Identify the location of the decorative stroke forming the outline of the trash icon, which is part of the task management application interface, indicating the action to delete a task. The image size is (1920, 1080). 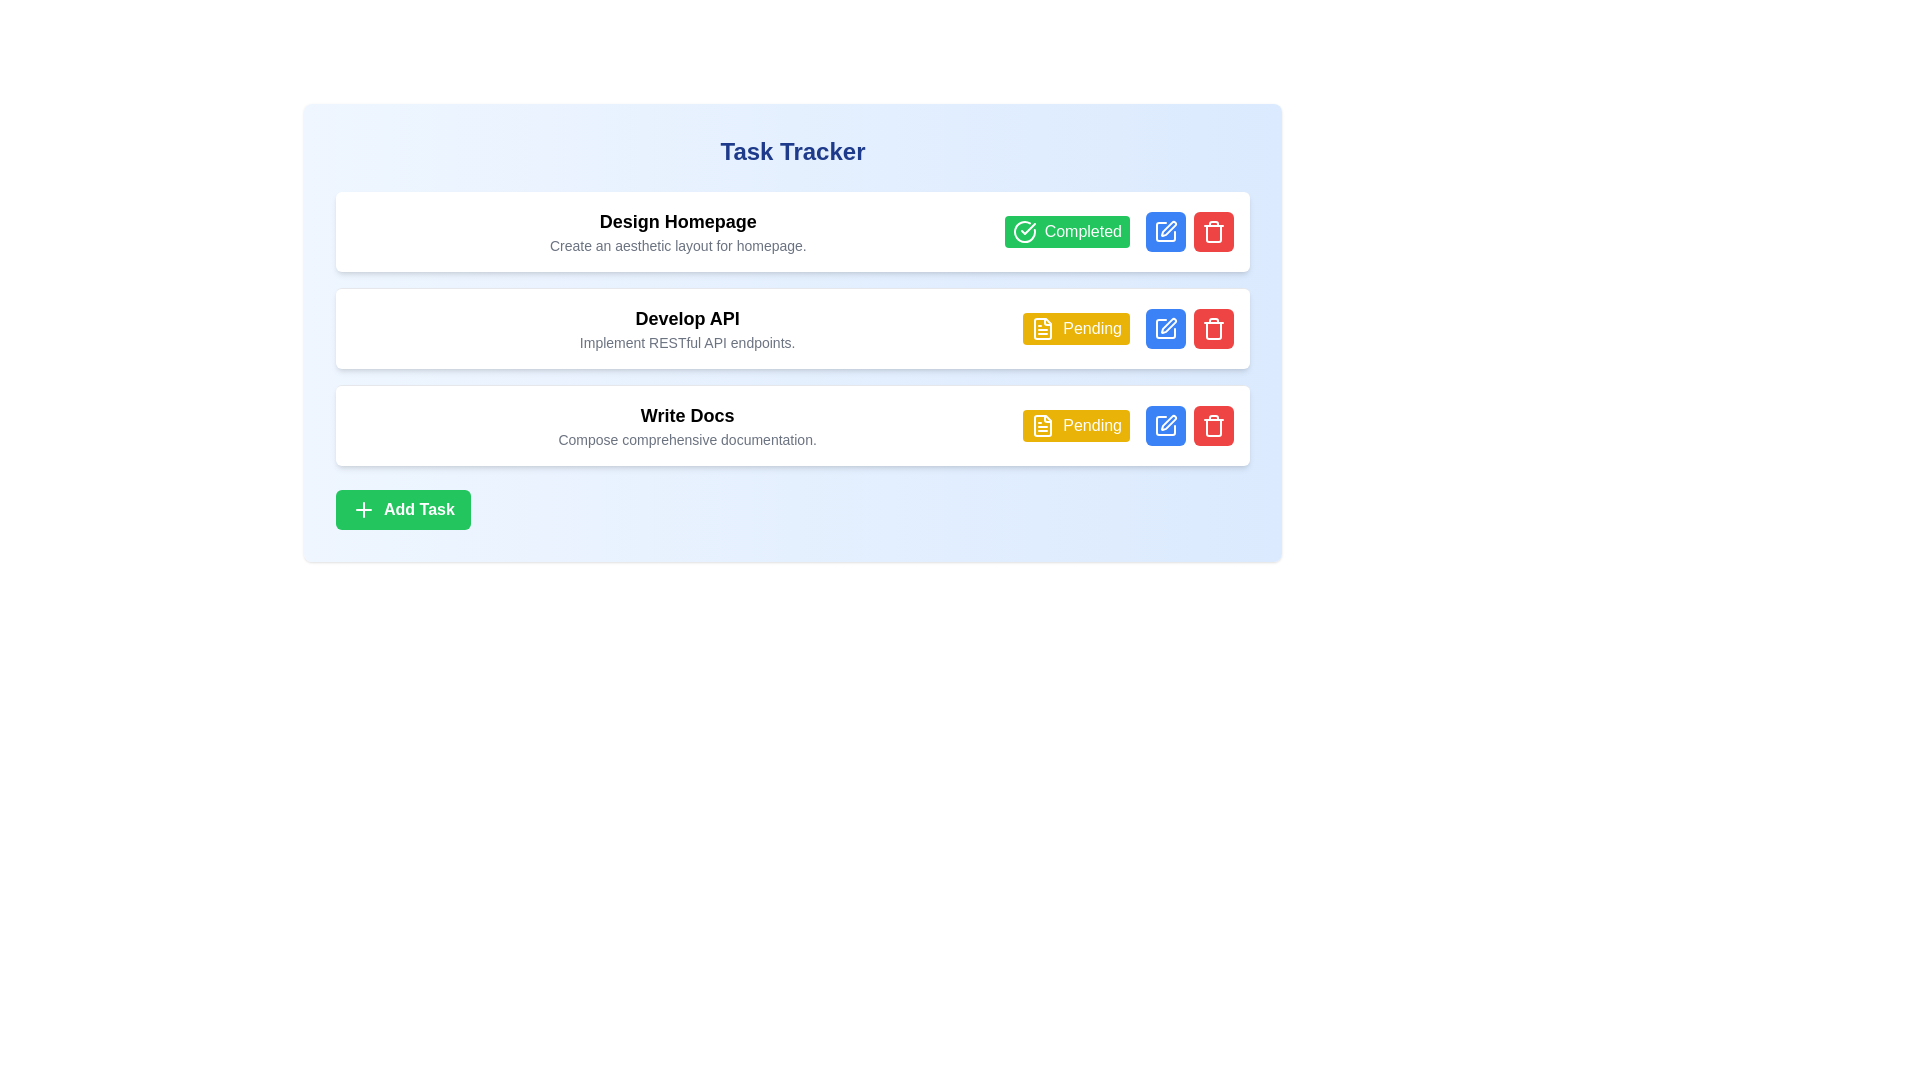
(1213, 427).